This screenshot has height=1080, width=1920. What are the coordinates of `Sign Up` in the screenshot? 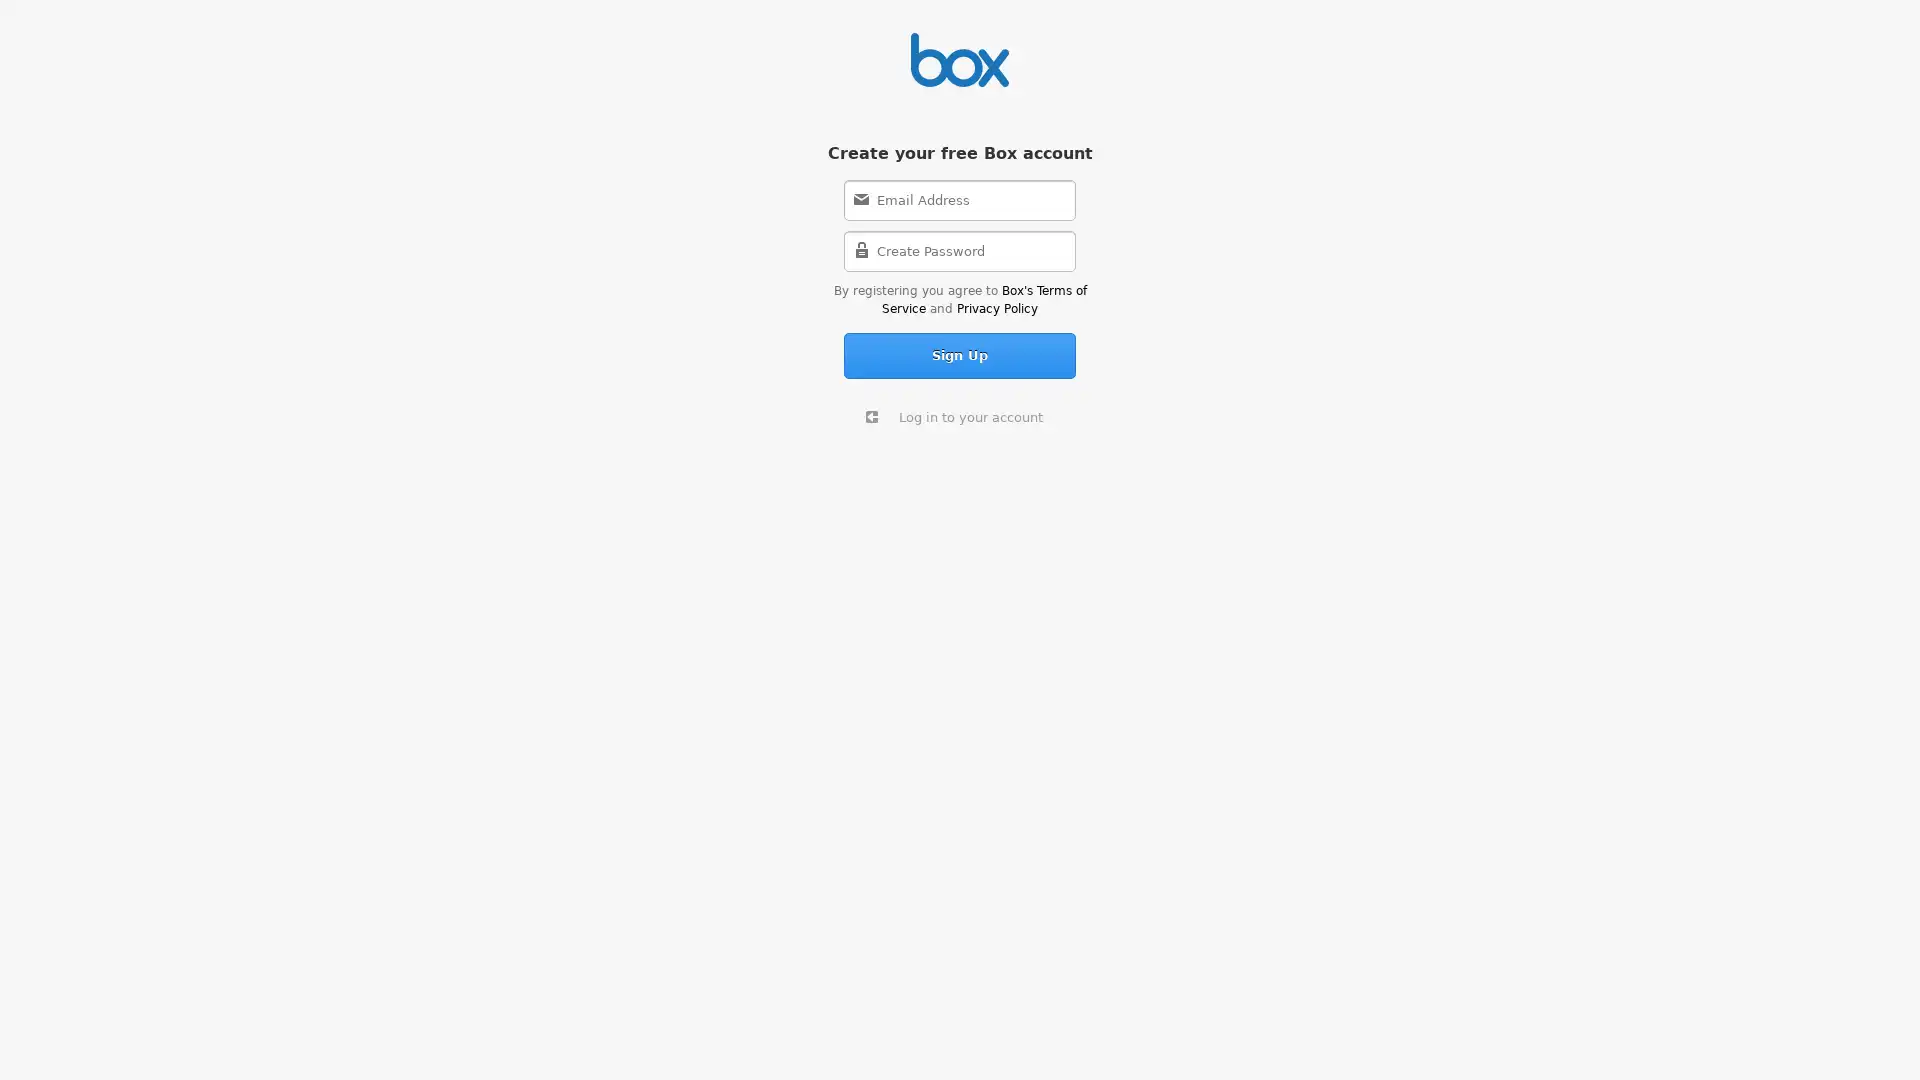 It's located at (960, 354).